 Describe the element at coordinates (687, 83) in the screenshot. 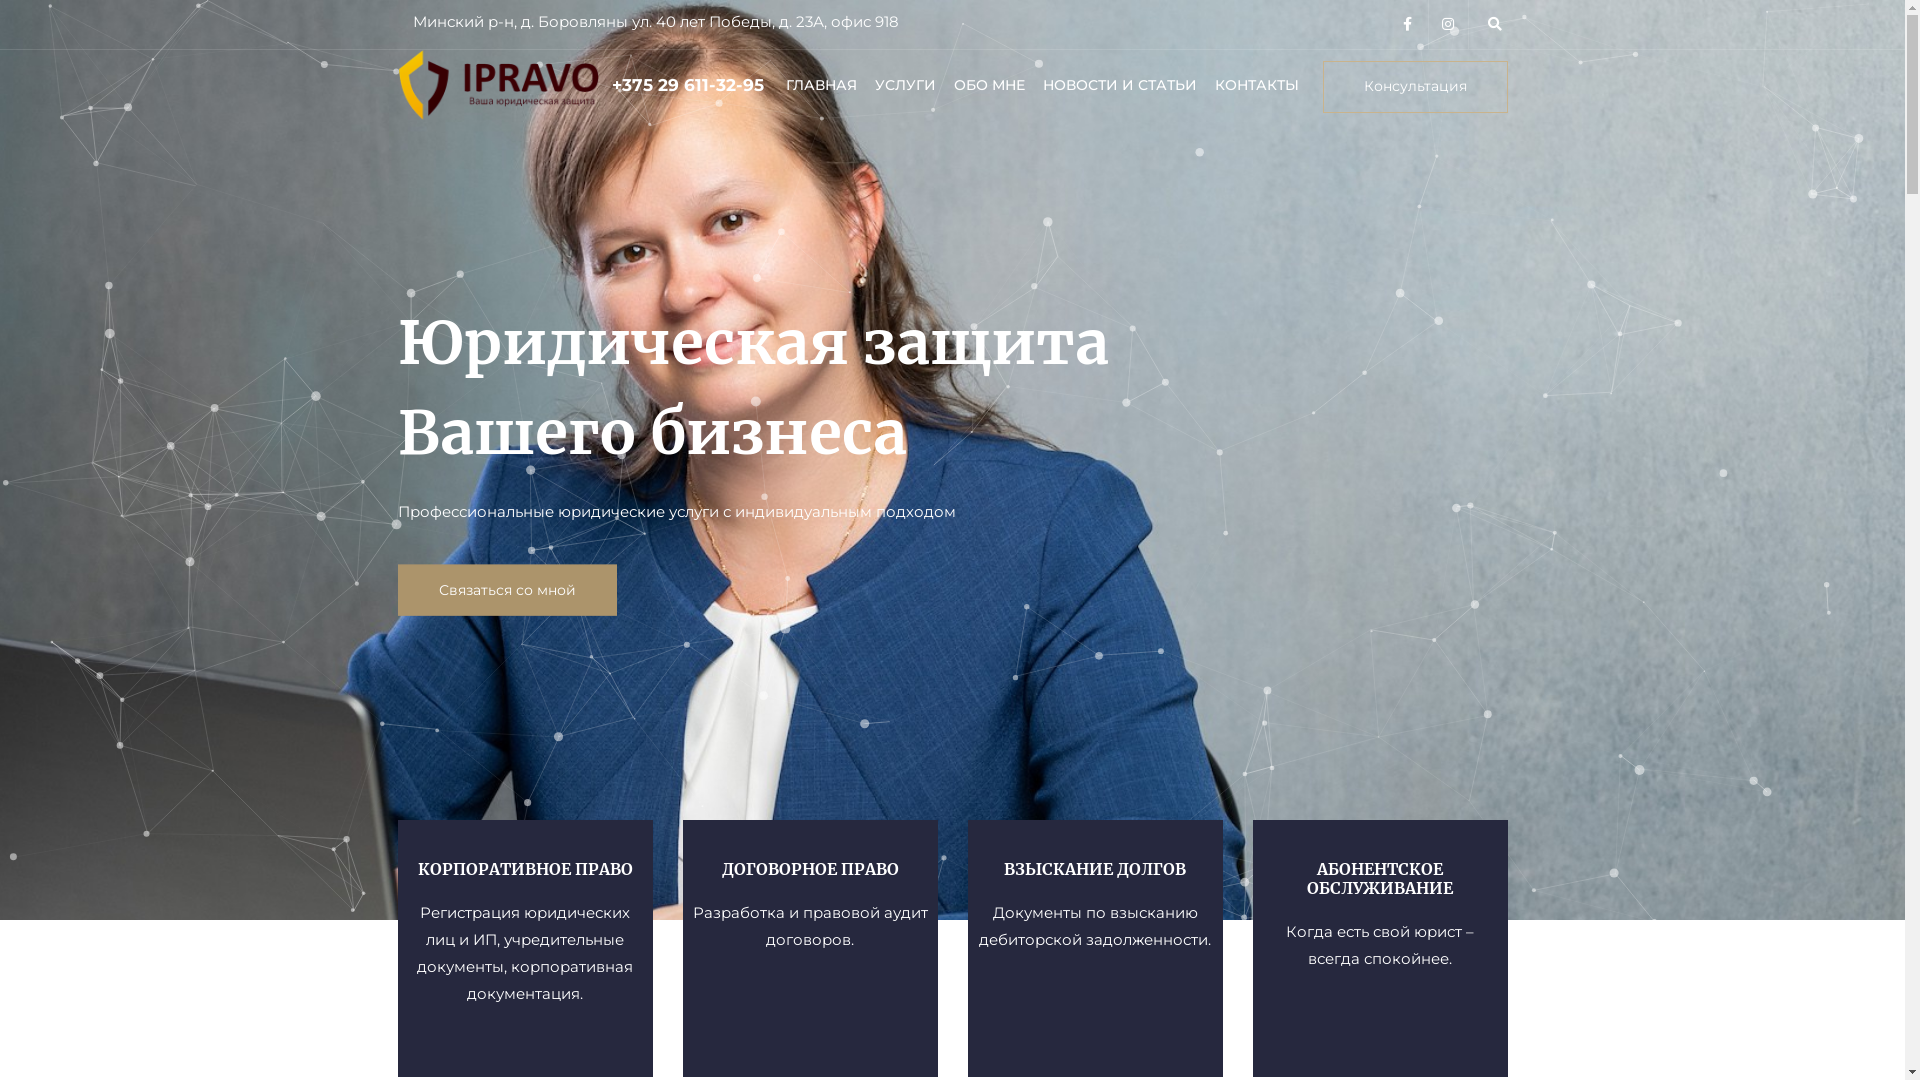

I see `'+375 29 611-32-95'` at that location.